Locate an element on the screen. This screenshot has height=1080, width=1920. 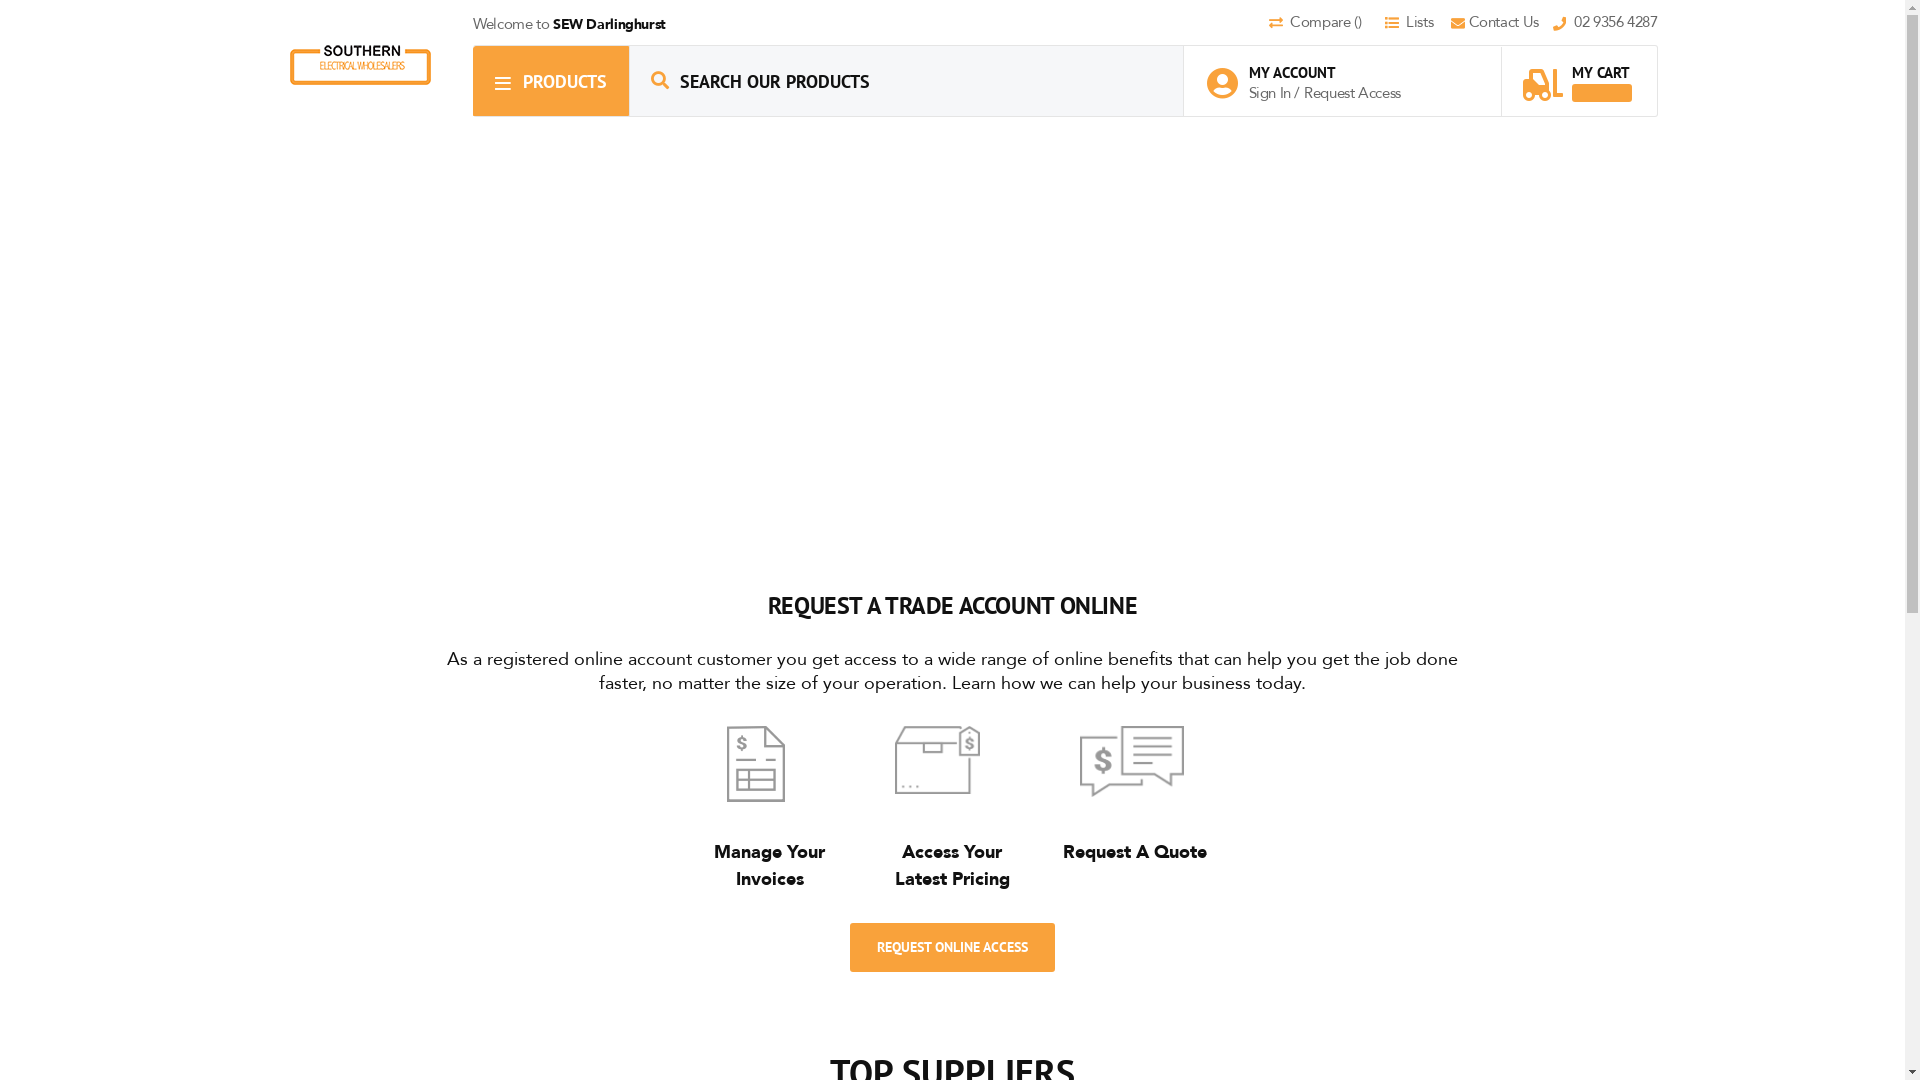
'Lists' is located at coordinates (1415, 23).